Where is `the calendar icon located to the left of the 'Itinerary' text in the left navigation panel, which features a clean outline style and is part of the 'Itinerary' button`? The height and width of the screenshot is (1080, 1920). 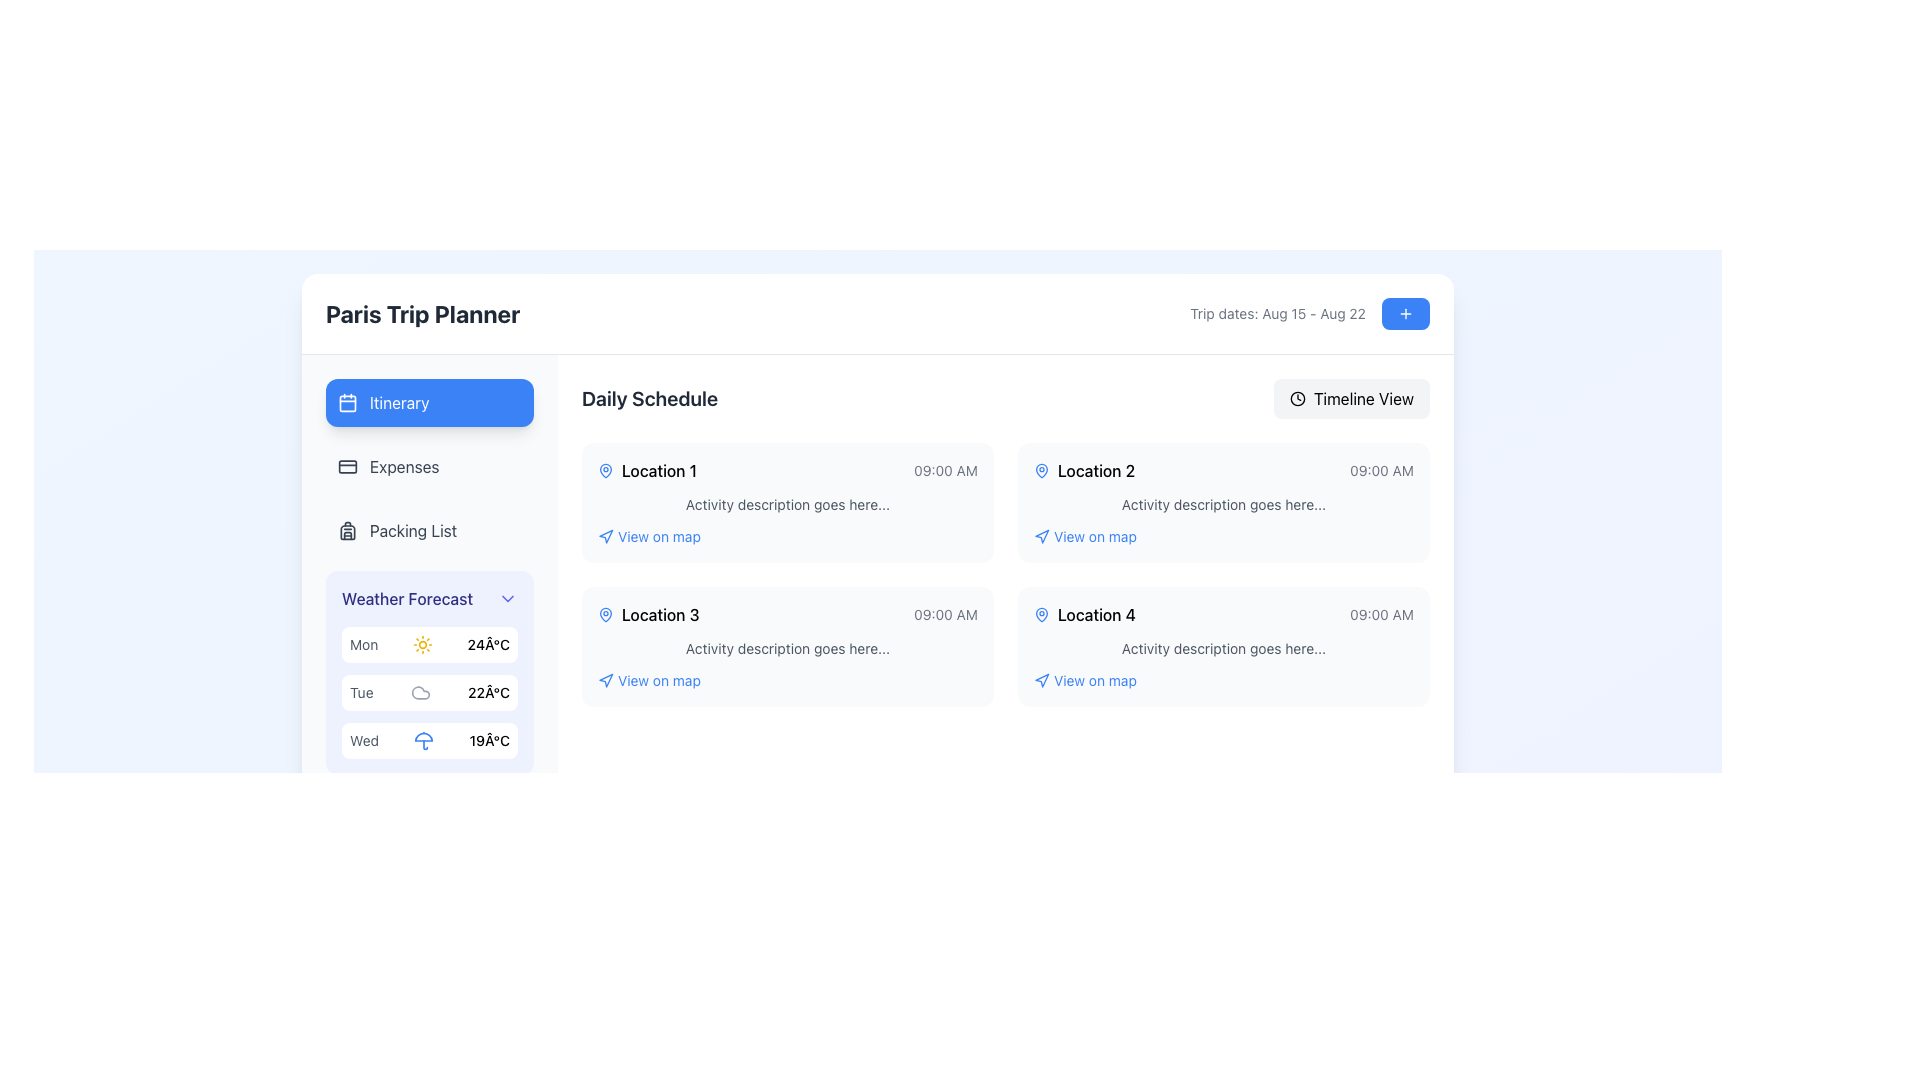
the calendar icon located to the left of the 'Itinerary' text in the left navigation panel, which features a clean outline style and is part of the 'Itinerary' button is located at coordinates (347, 402).